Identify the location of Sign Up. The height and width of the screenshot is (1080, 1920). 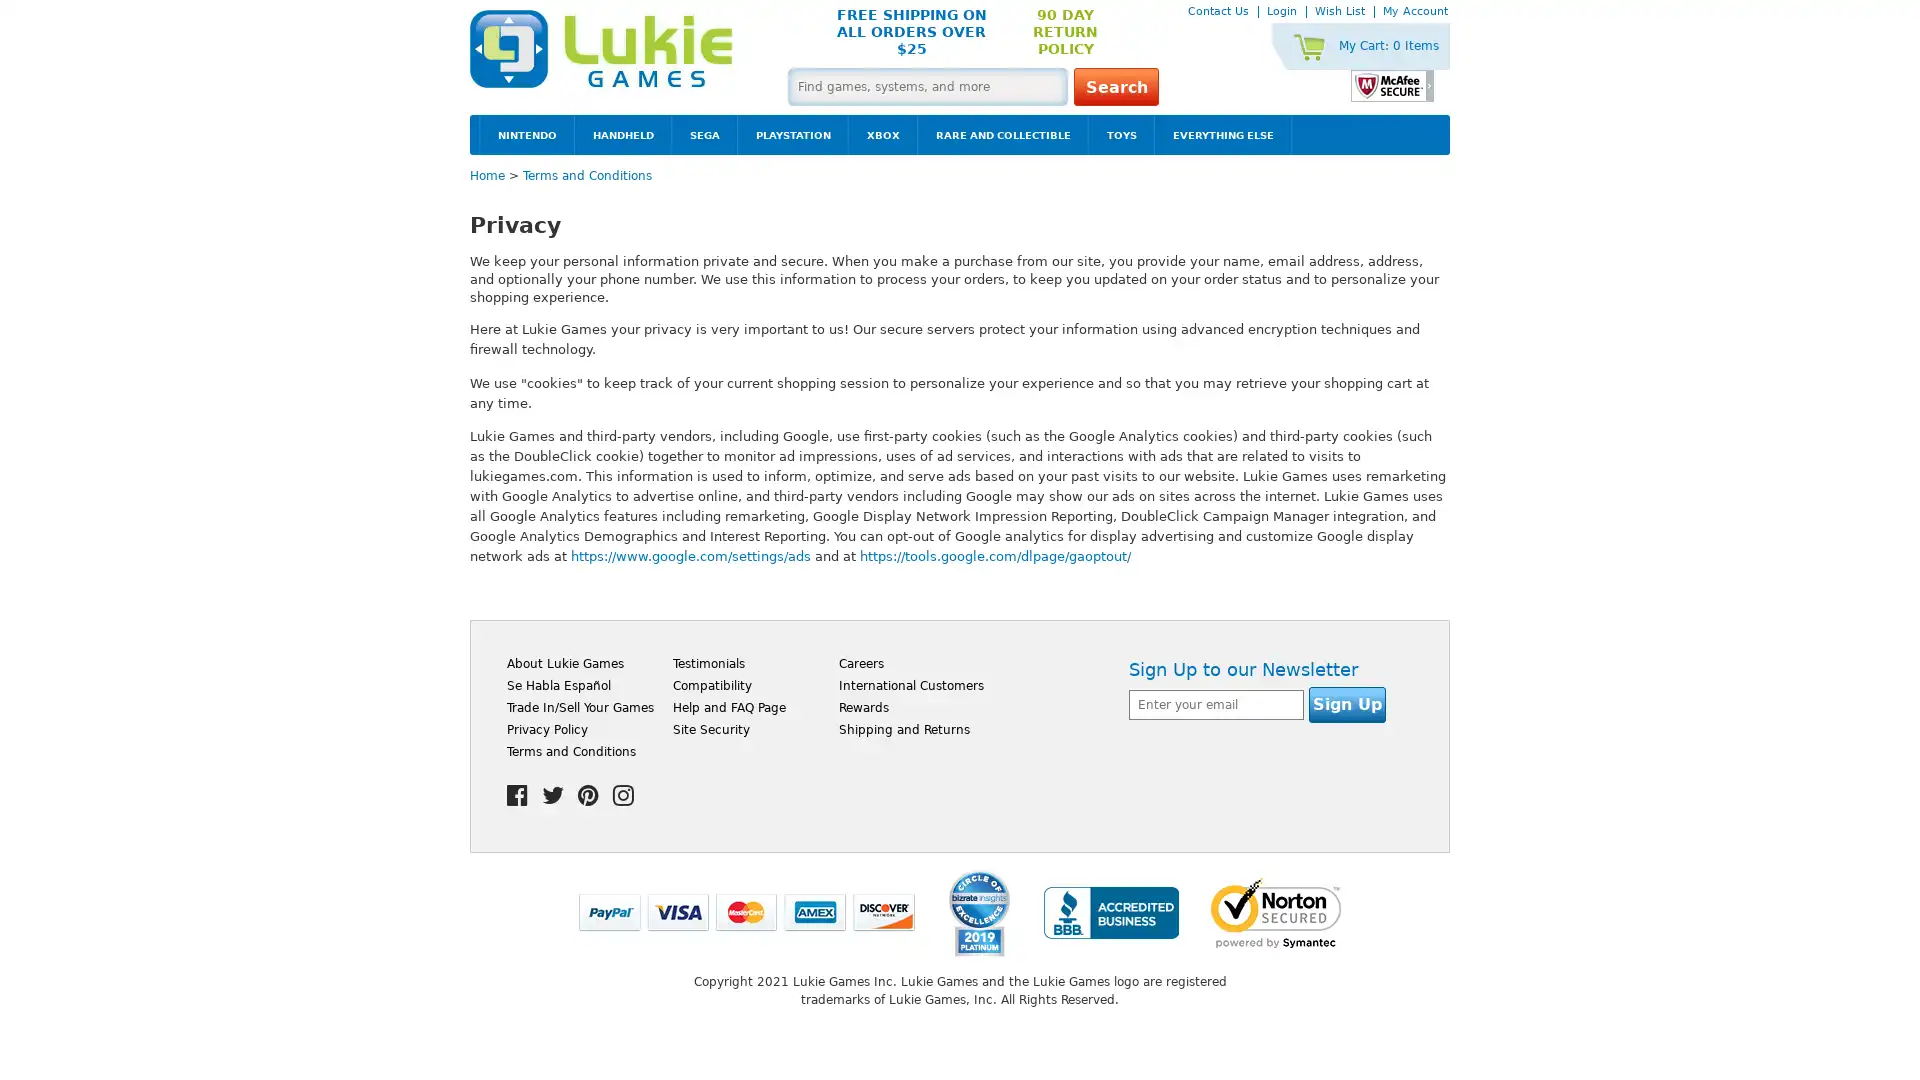
(1347, 703).